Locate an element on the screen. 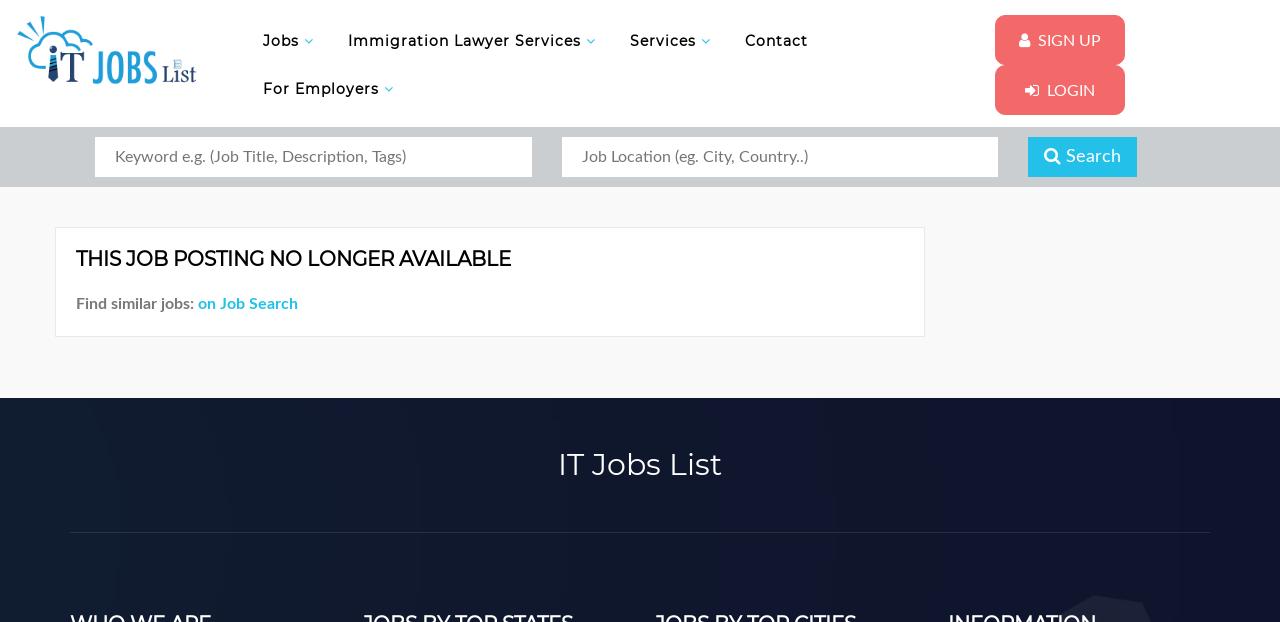  'Post Job' is located at coordinates (803, 175).